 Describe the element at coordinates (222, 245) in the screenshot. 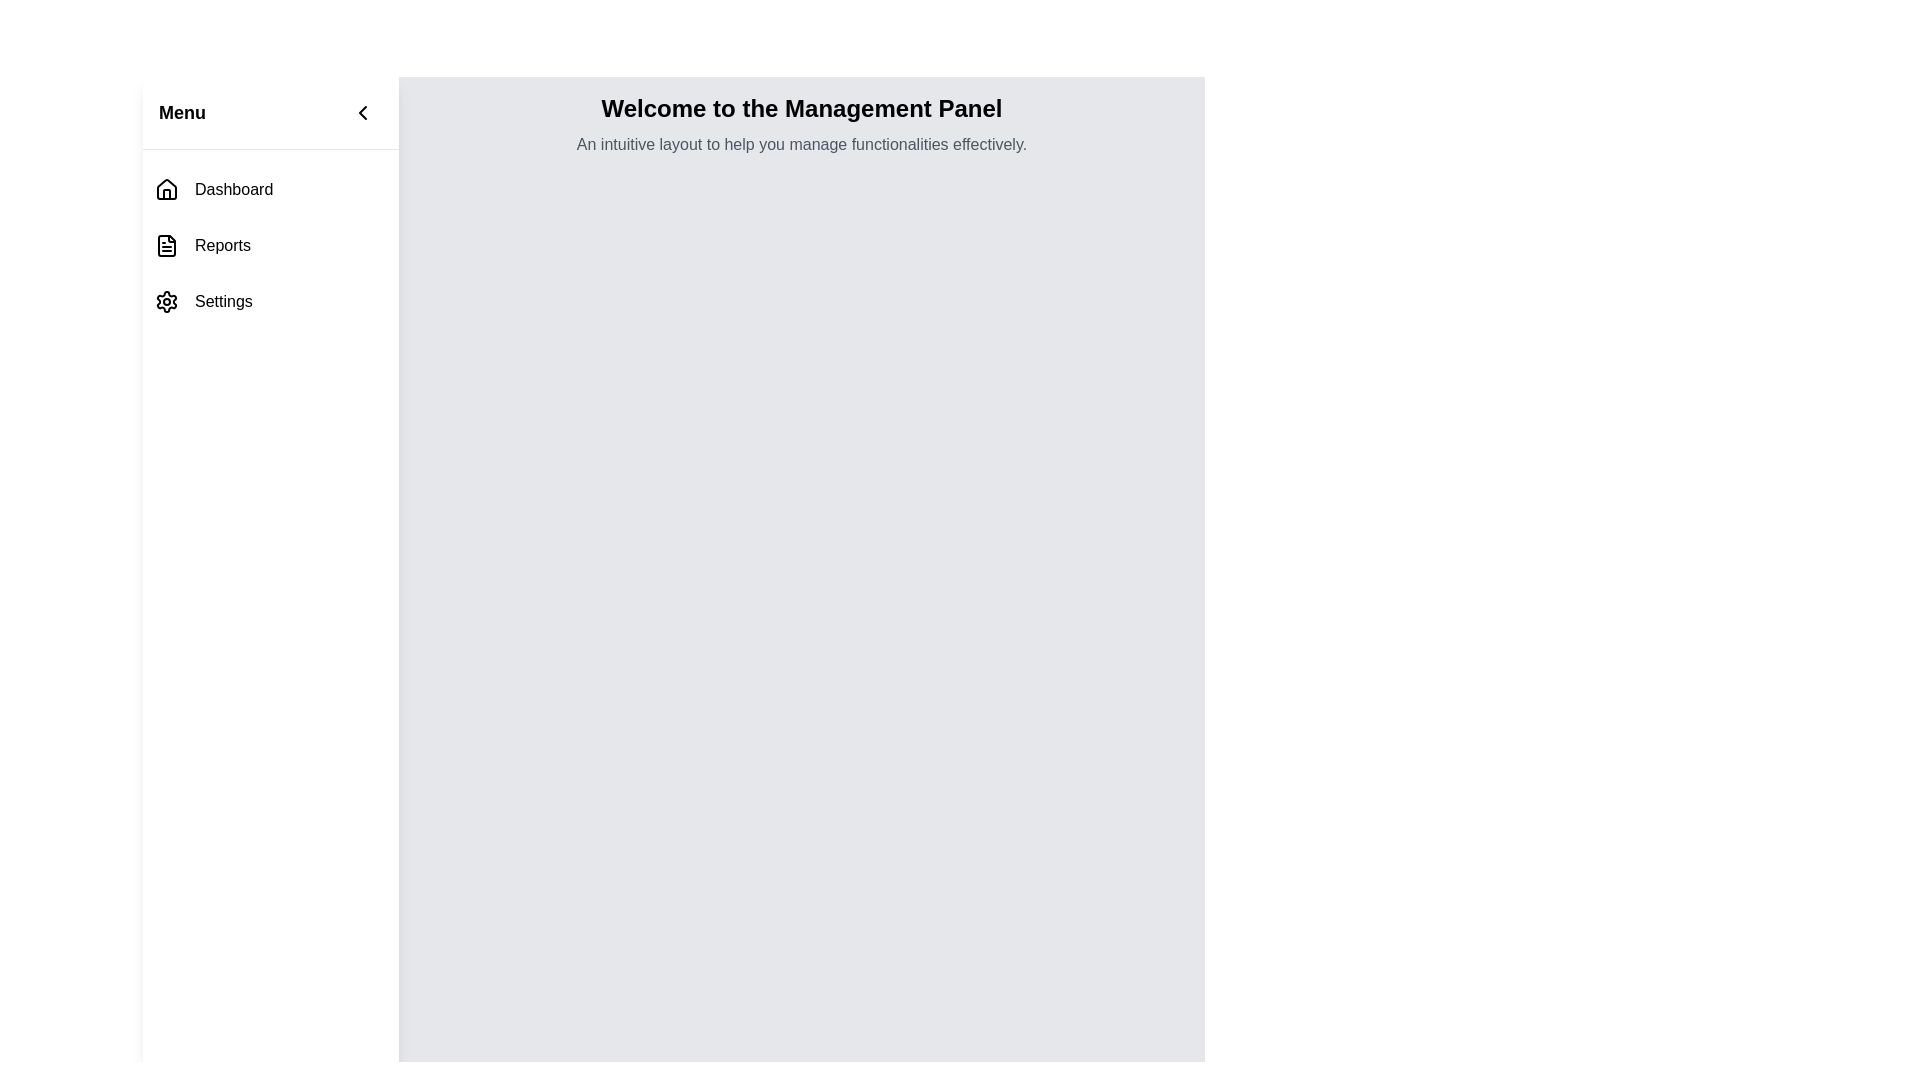

I see `the 'Reports' navigation item, which is the second item in the vertical sidebar list` at that location.